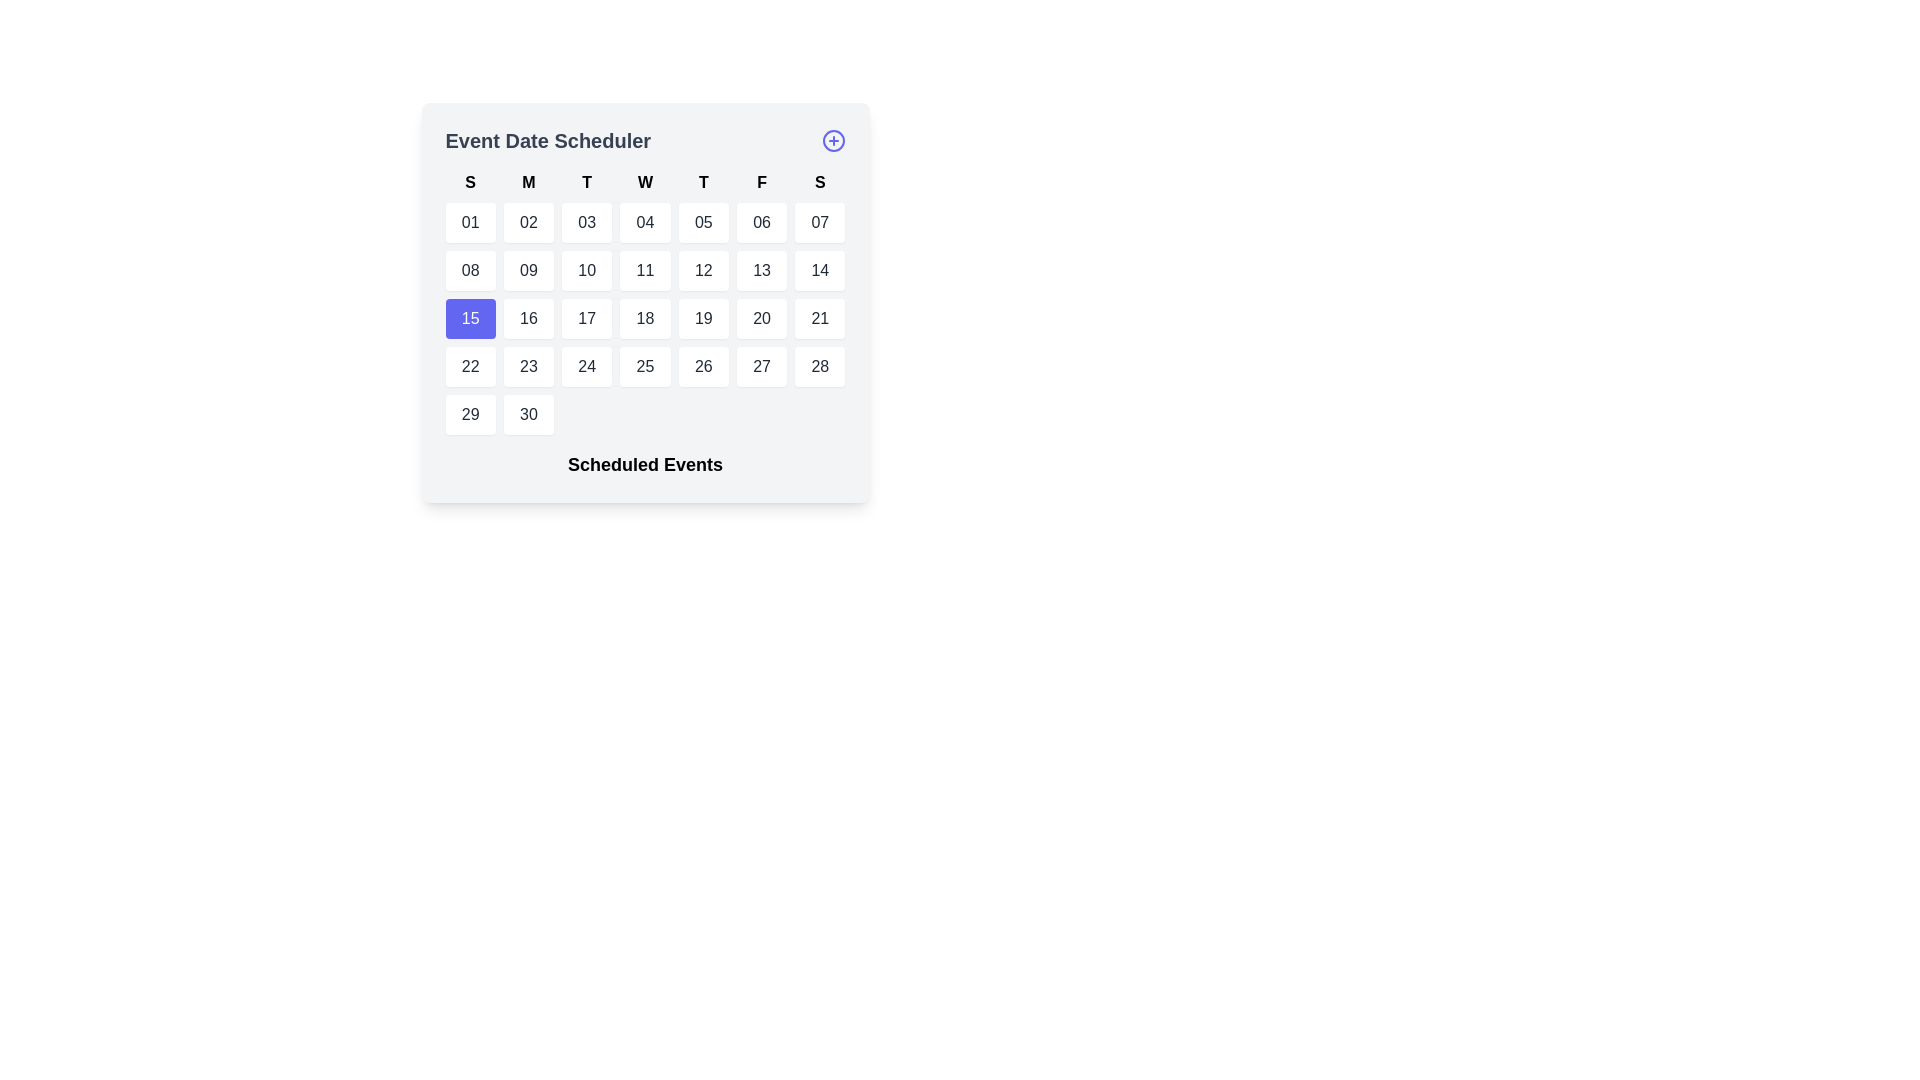 The width and height of the screenshot is (1920, 1080). I want to click on the rounded rectangular button with gray text '29' in the bottom-left corner of the fifth row and first column of the calendar grid, so click(469, 414).